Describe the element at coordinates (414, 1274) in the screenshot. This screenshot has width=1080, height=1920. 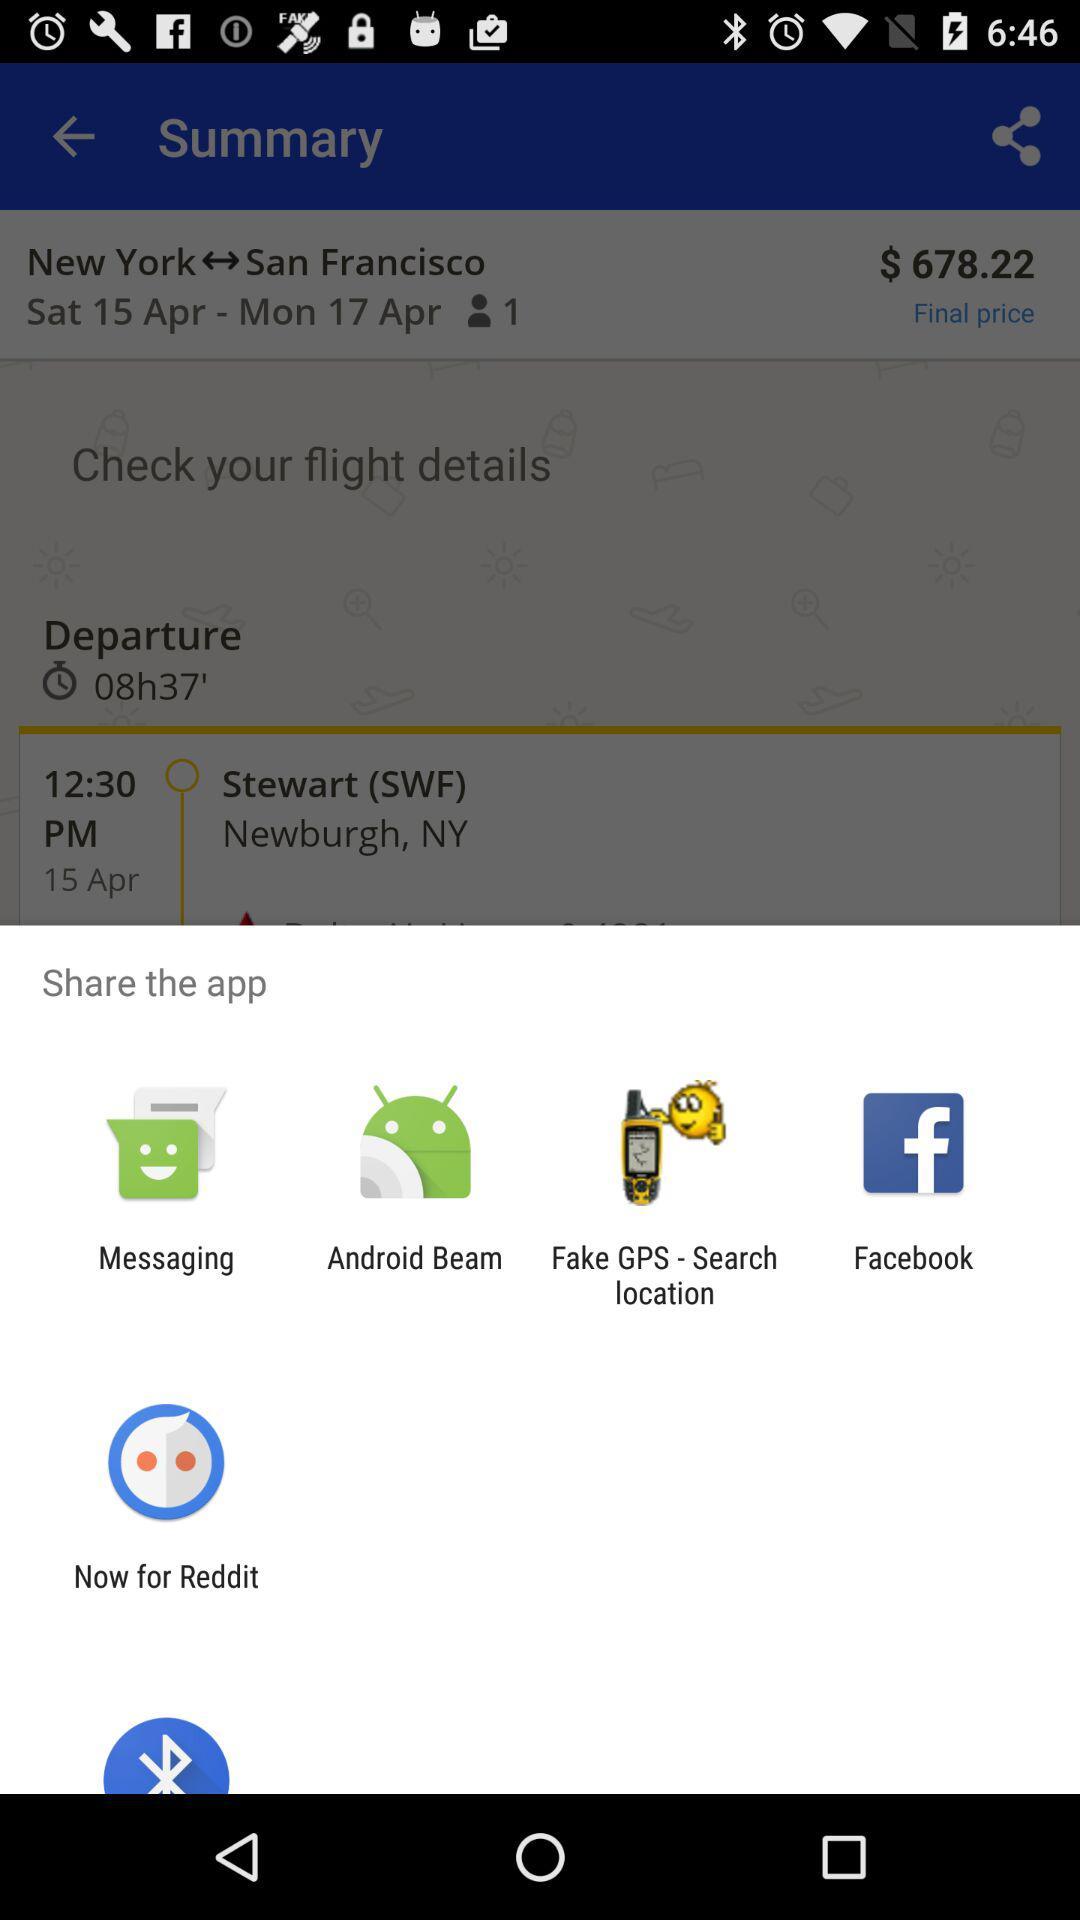
I see `app to the left of the fake gps search app` at that location.